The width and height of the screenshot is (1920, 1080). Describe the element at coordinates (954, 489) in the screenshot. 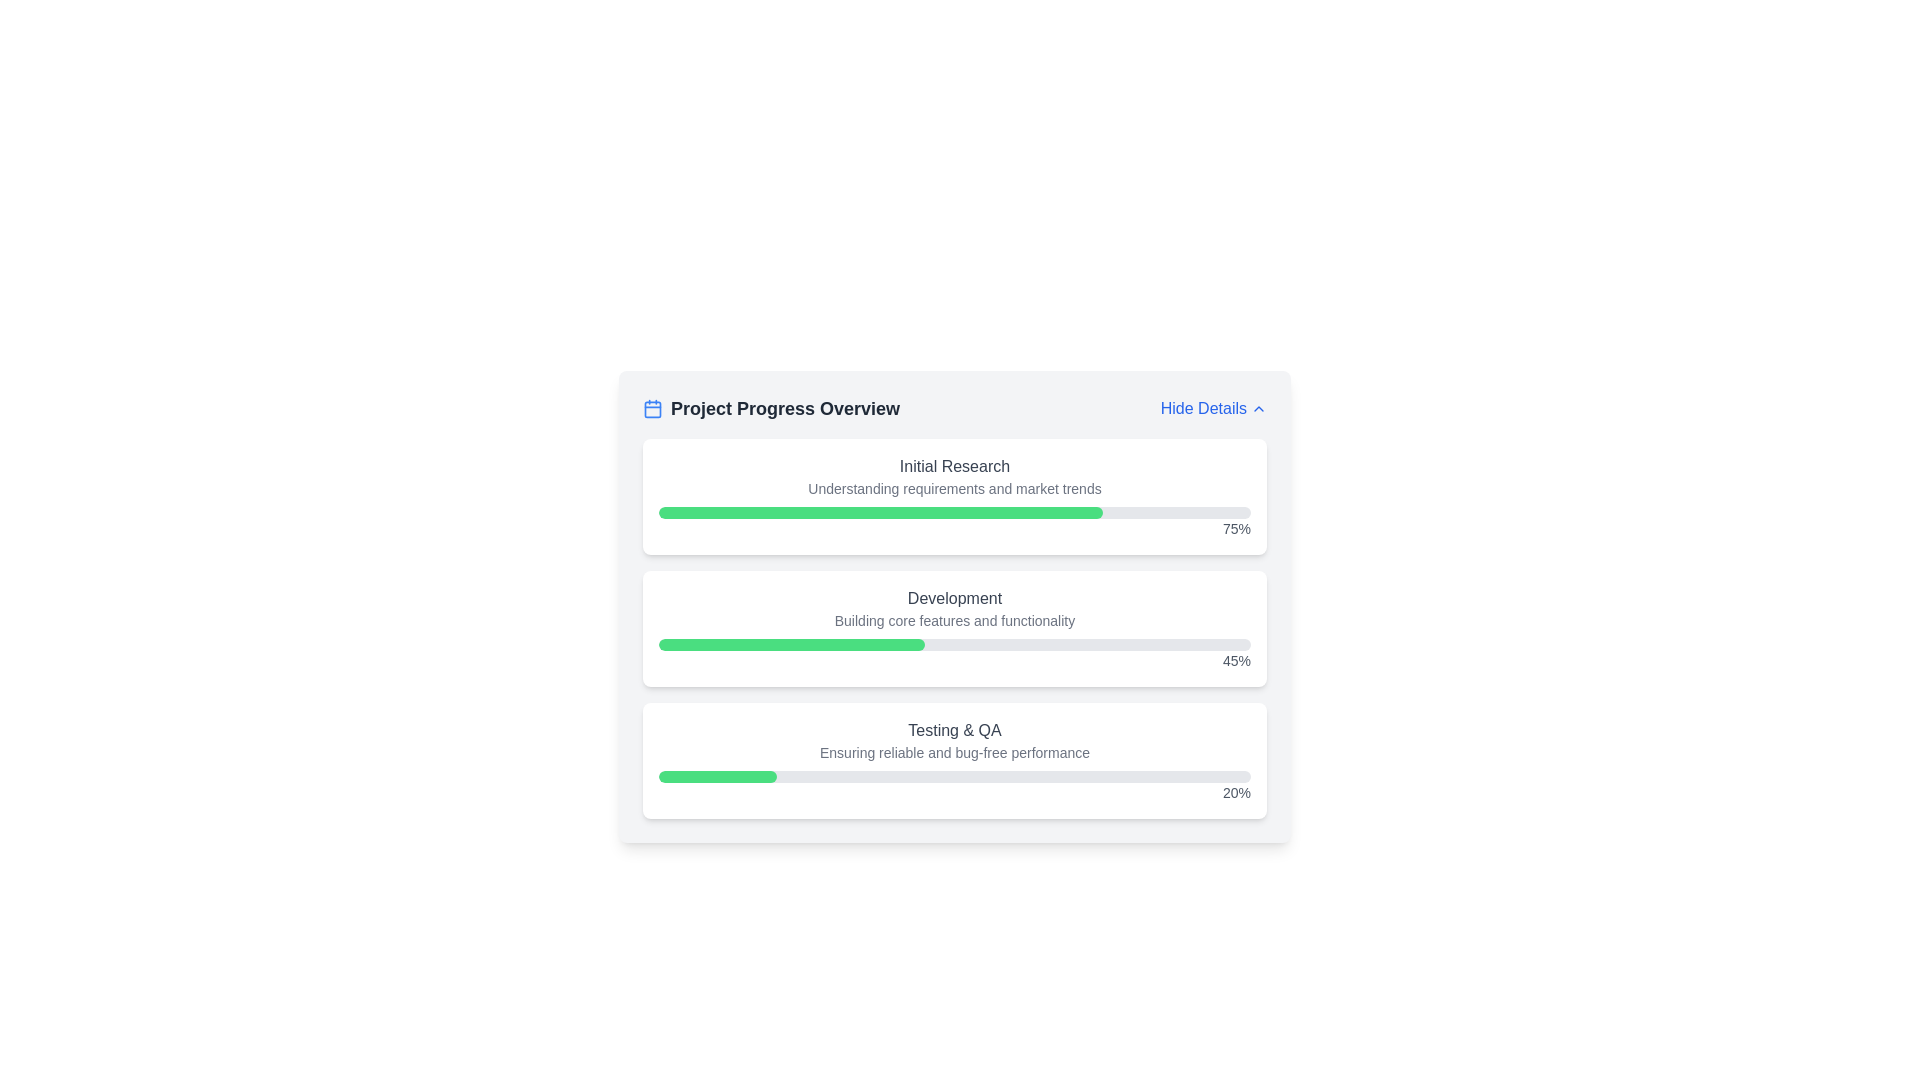

I see `the detailed description element below the title 'Initial Research'` at that location.